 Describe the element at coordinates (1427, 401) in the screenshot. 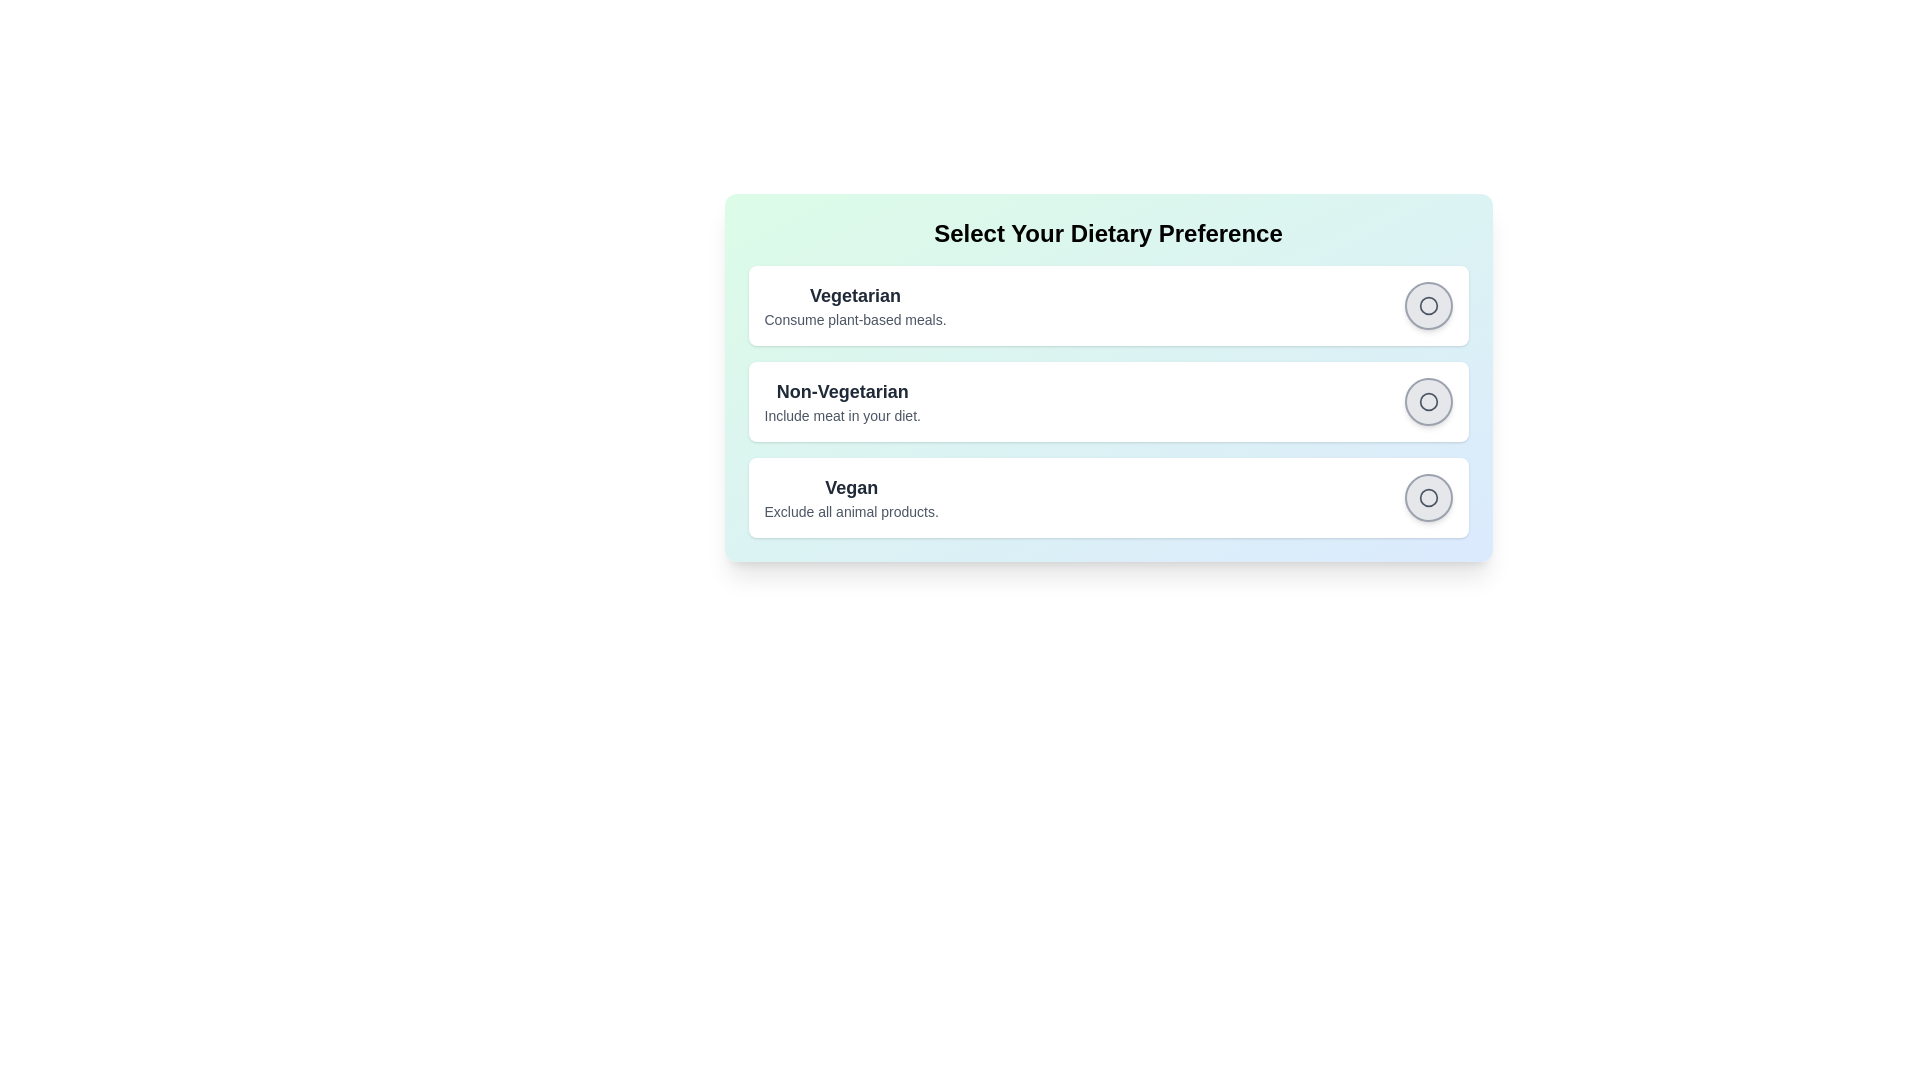

I see `the radio button indicator for the 'Non-Vegetarian' option in the 'Select Your Dietary Preference' section` at that location.